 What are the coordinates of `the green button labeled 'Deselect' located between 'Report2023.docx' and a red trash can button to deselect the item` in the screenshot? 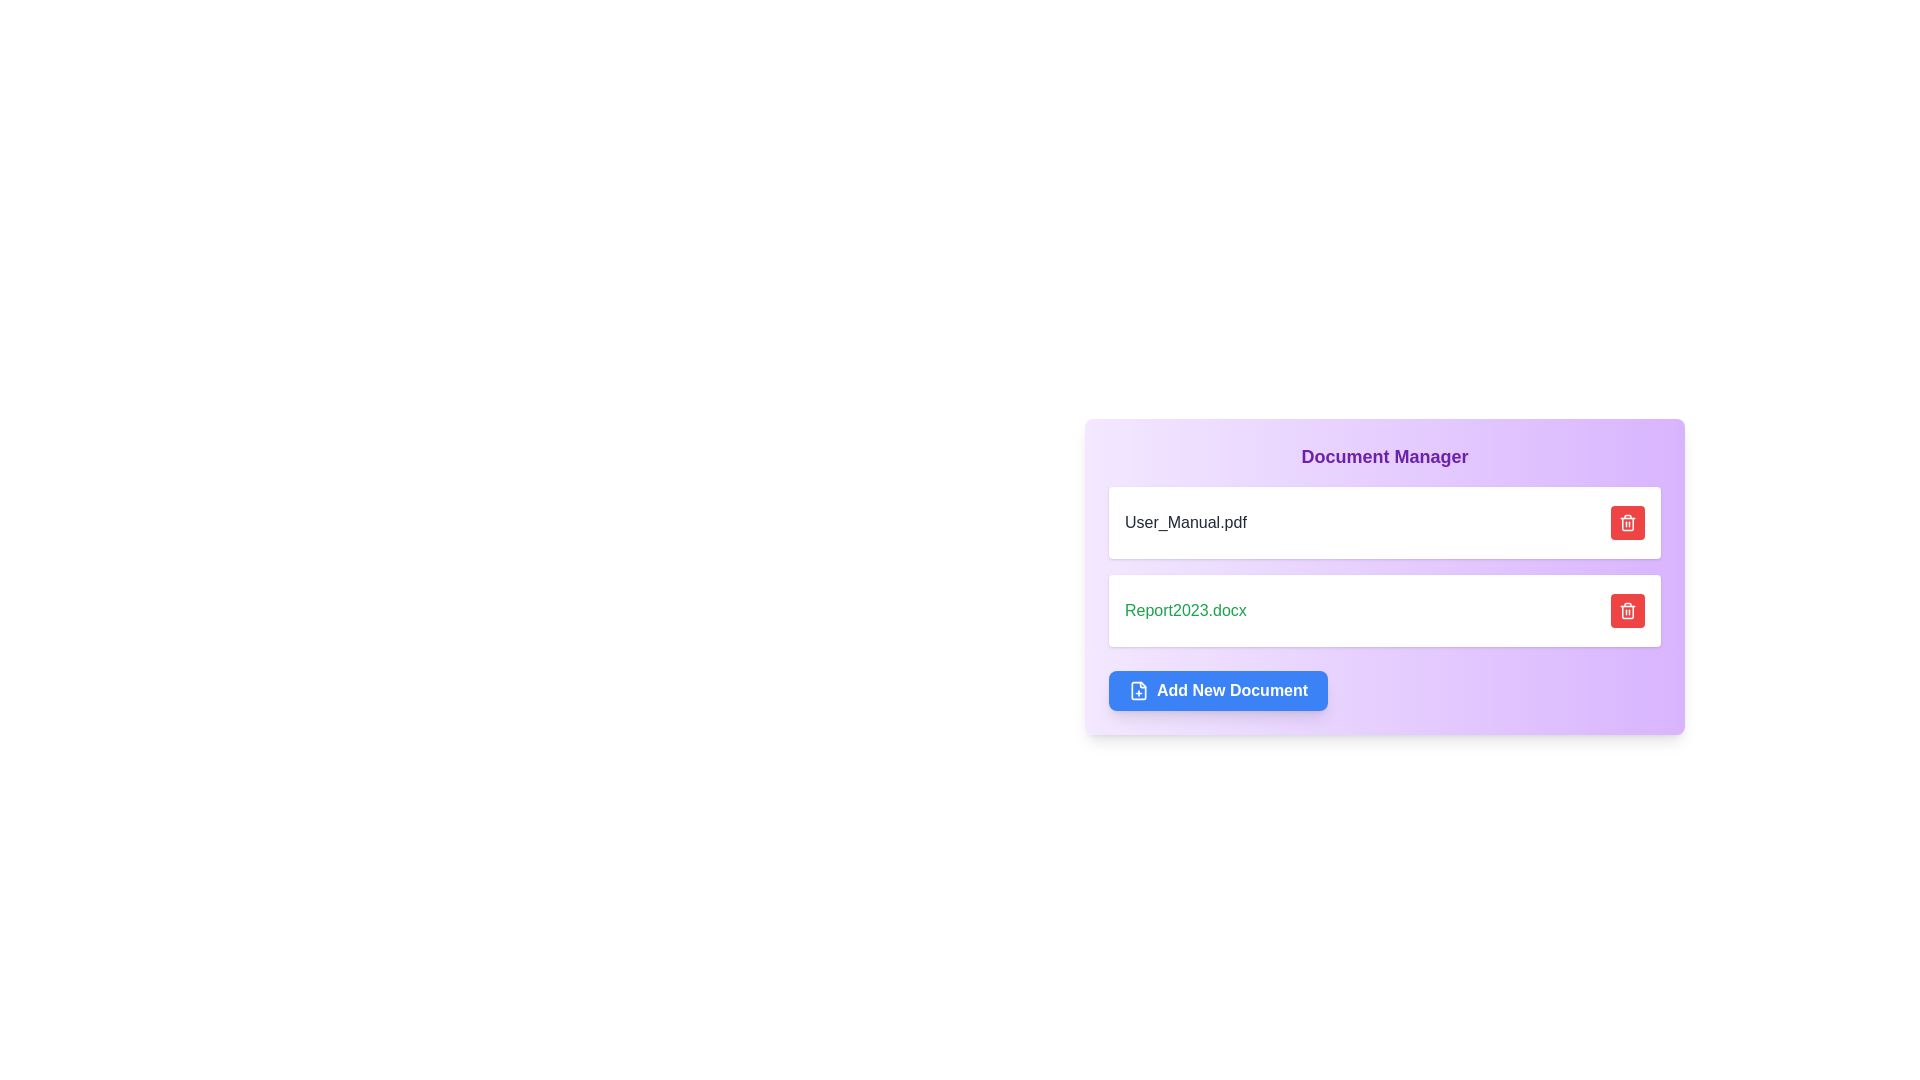 It's located at (1554, 609).